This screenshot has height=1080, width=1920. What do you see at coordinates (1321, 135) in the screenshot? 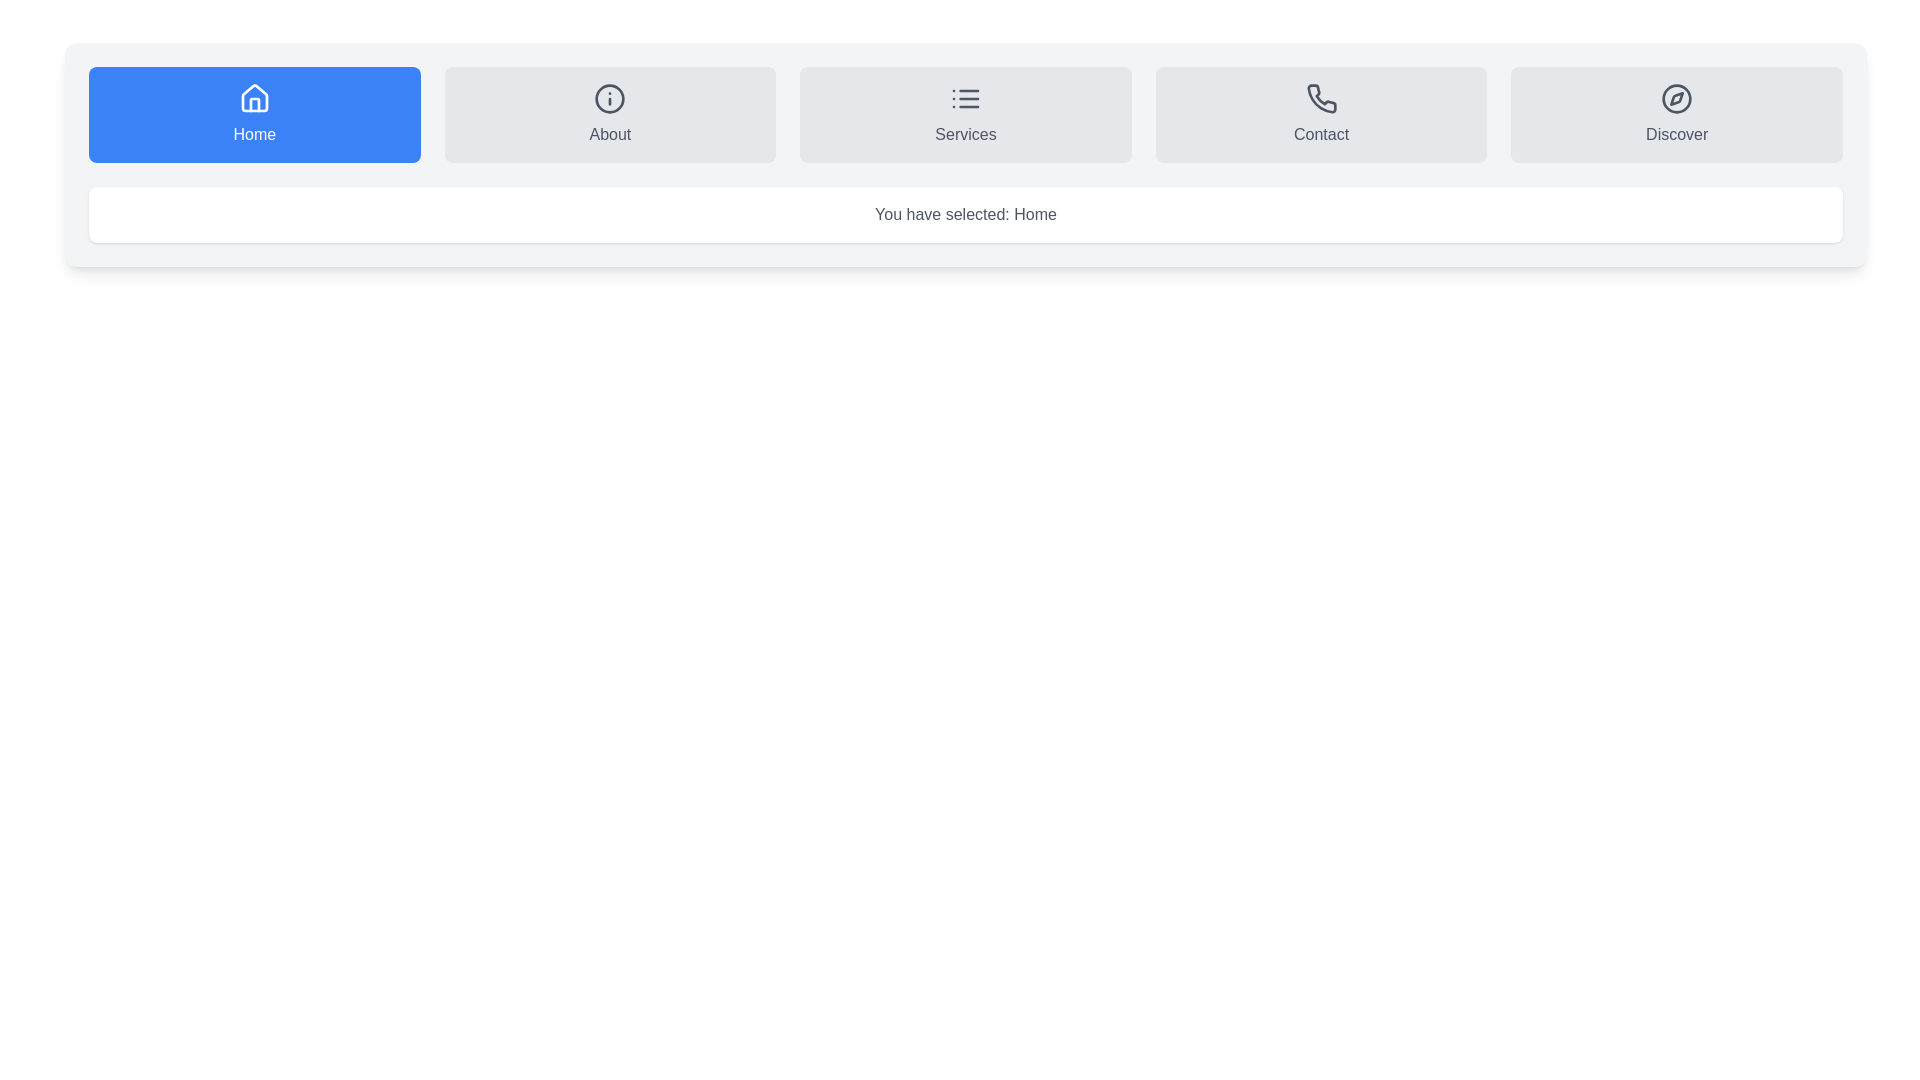
I see `the static text label that indicates the 'Contact' button, located beneath the telephone receiver icon in the navigation panel` at bounding box center [1321, 135].